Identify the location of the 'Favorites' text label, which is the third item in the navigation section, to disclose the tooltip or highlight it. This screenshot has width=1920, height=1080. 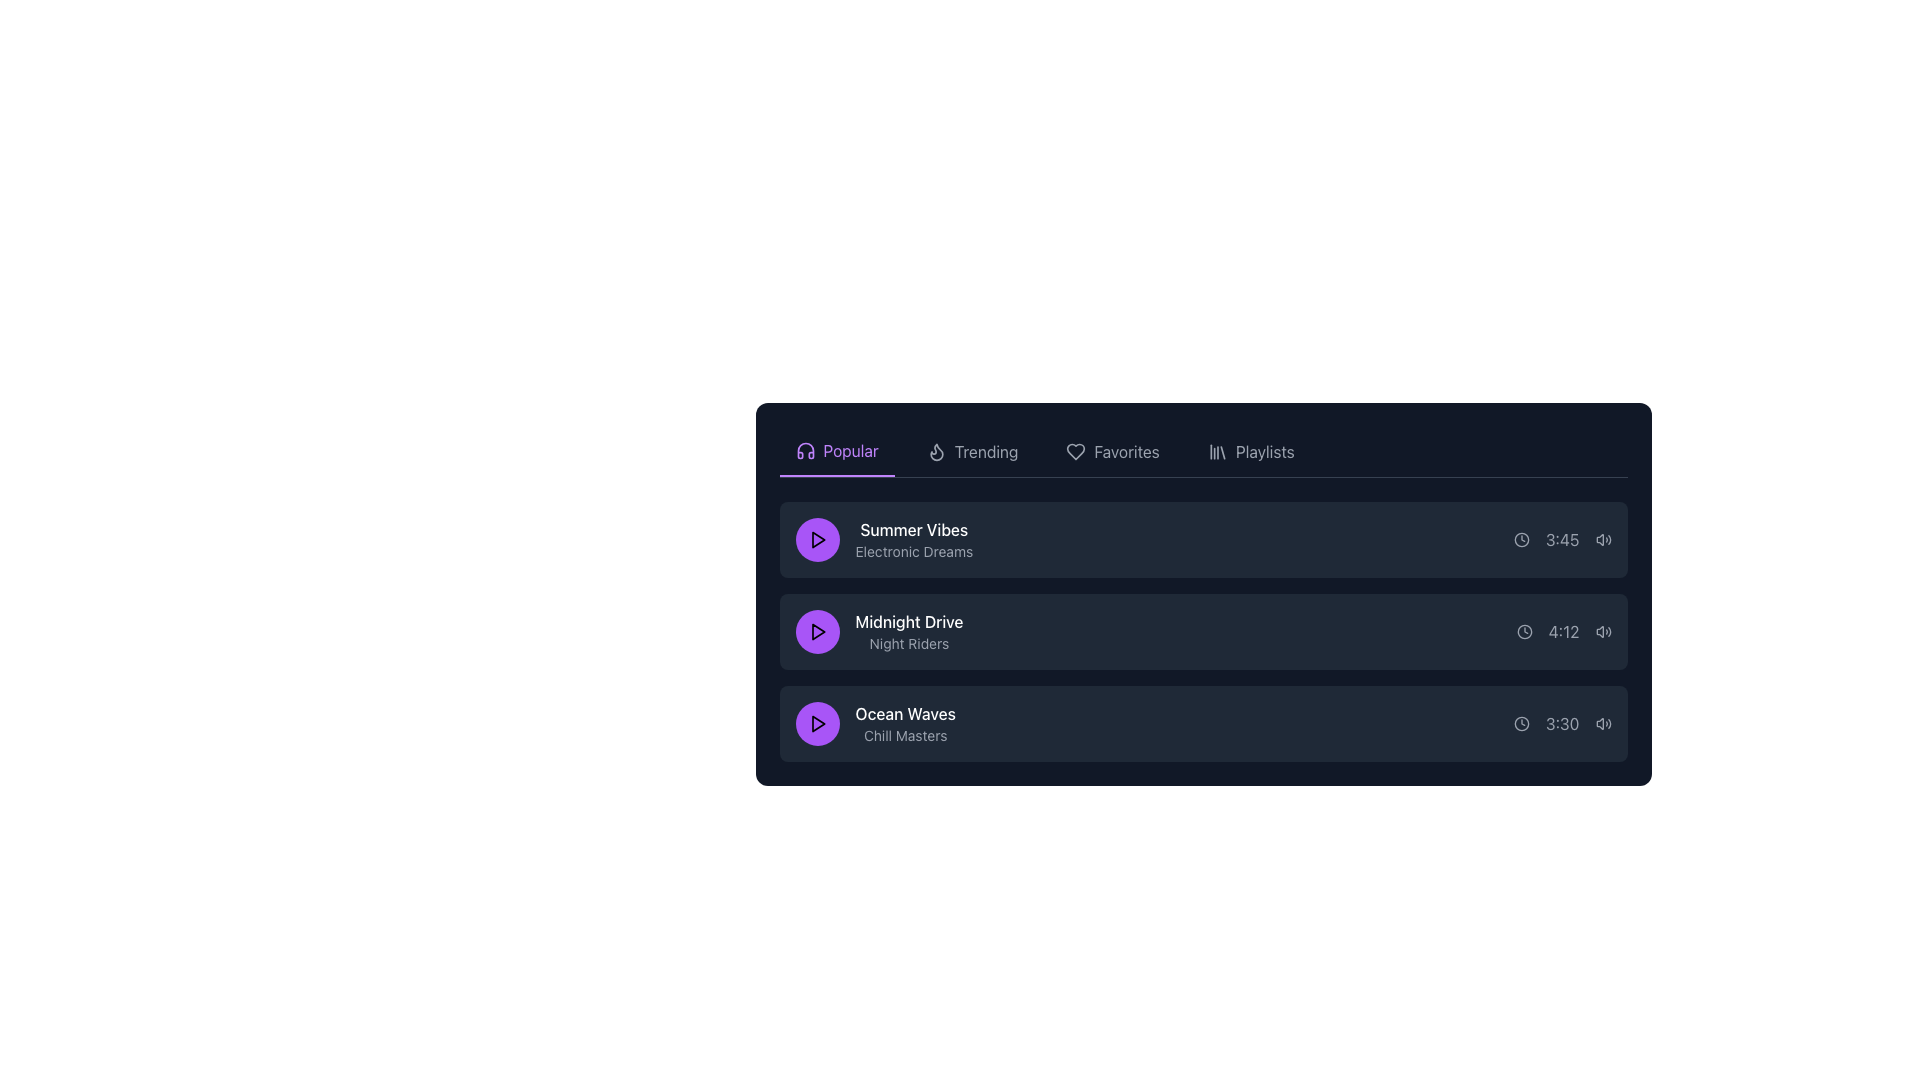
(1127, 451).